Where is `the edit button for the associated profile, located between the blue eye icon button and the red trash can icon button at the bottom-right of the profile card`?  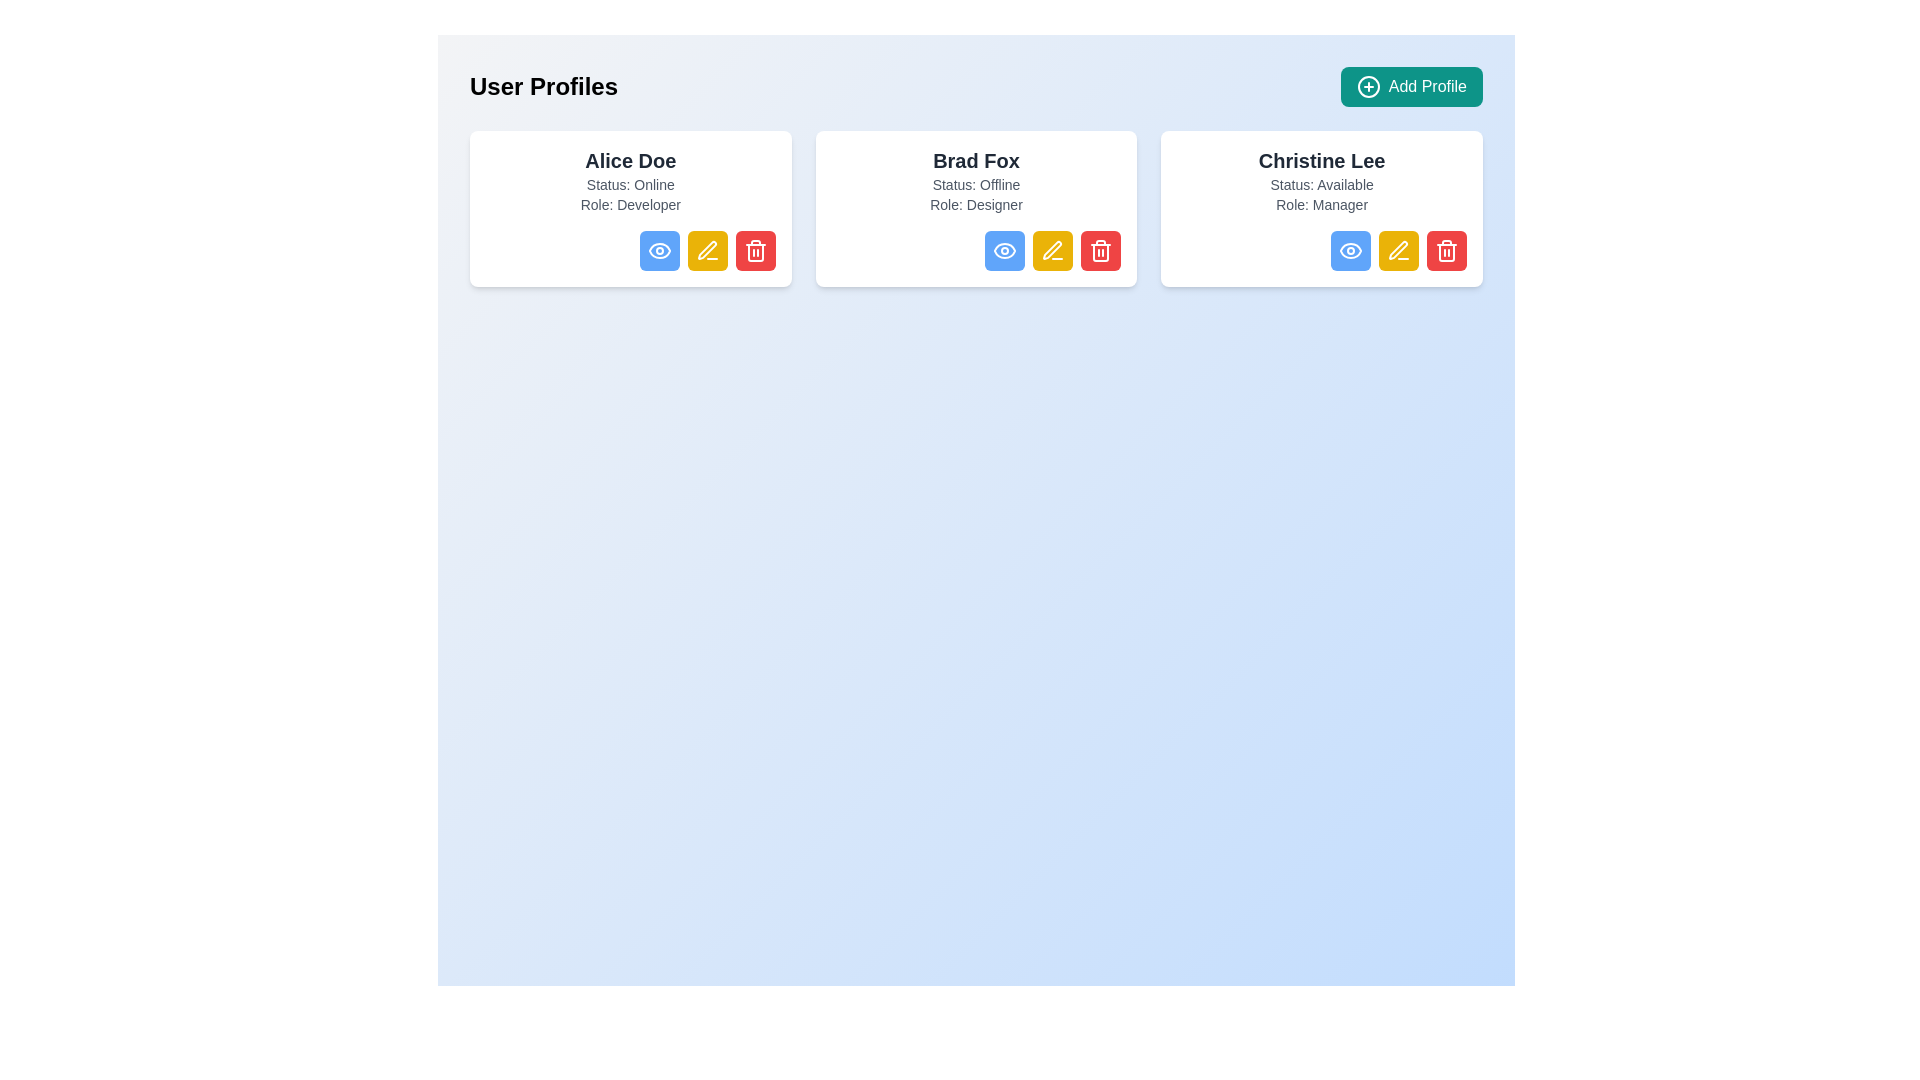 the edit button for the associated profile, located between the blue eye icon button and the red trash can icon button at the bottom-right of the profile card is located at coordinates (1397, 249).